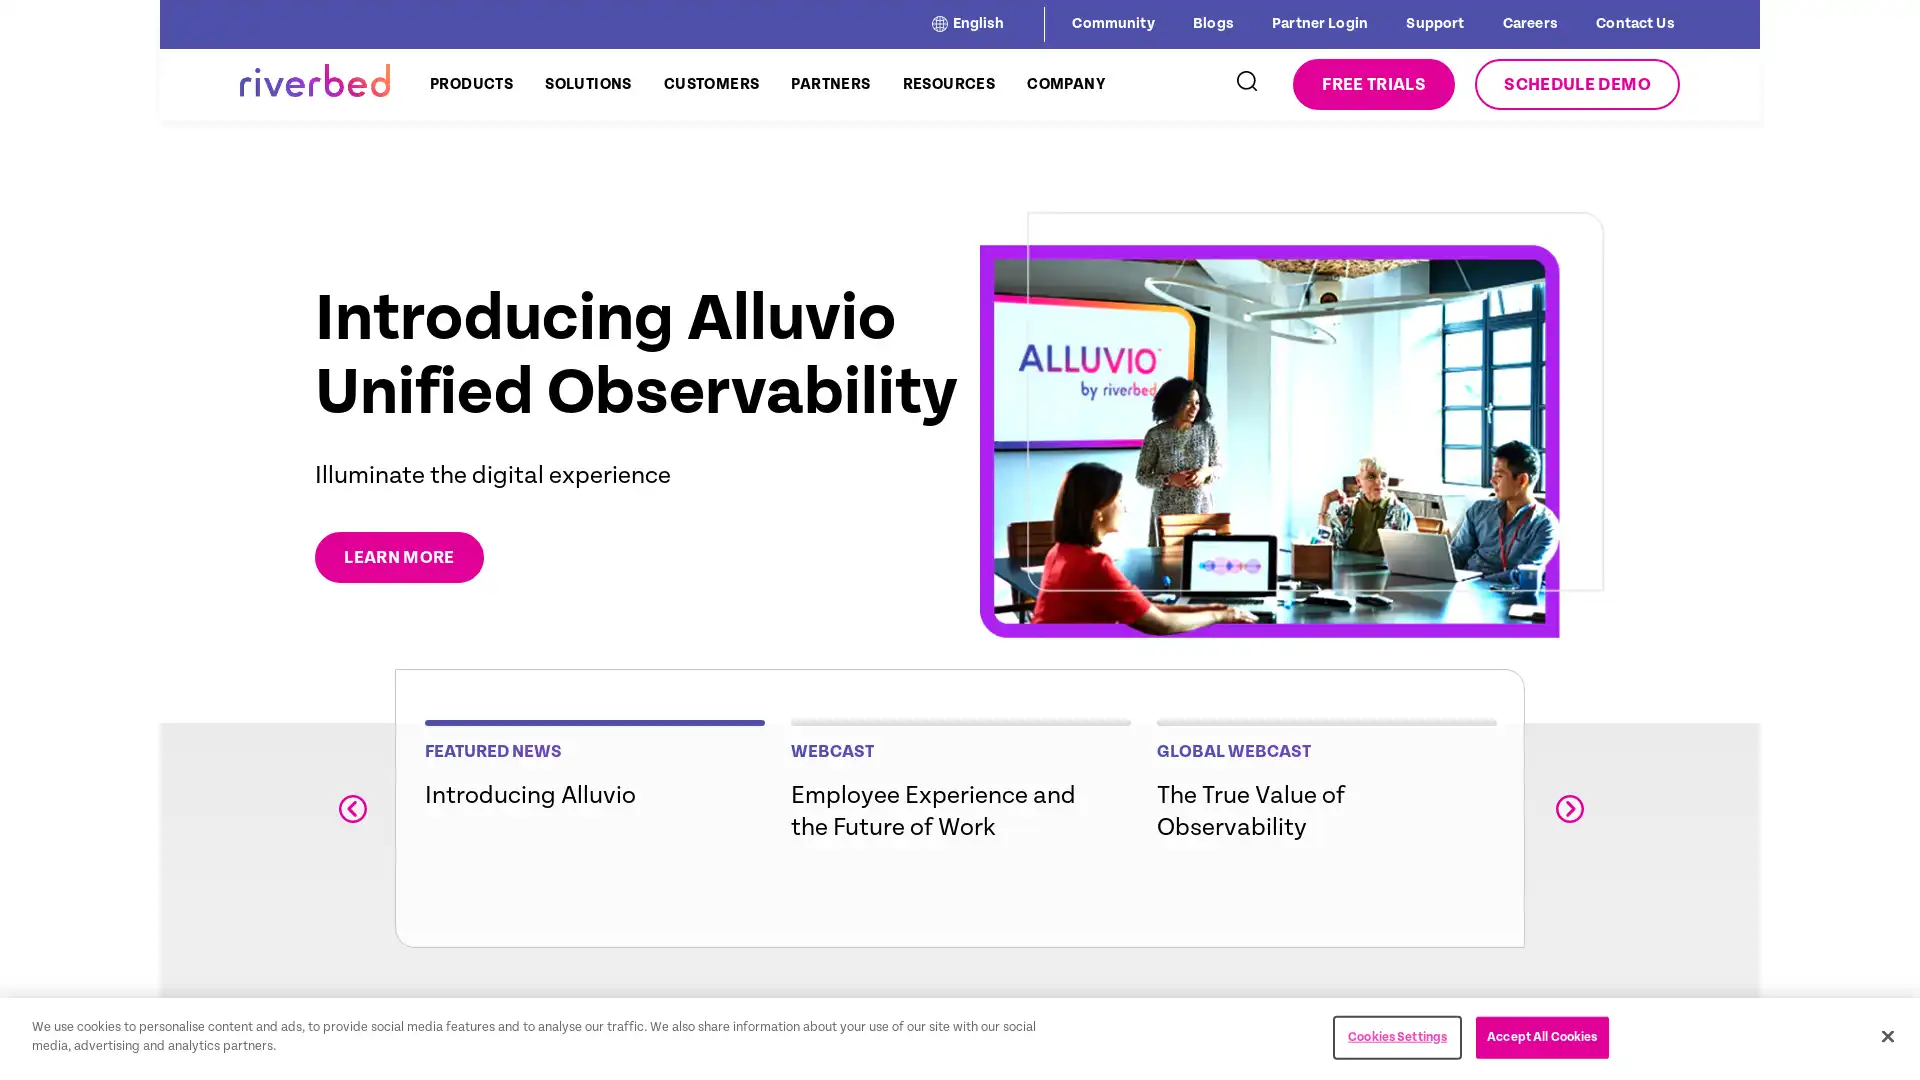  What do you see at coordinates (351, 806) in the screenshot?
I see `Previous` at bounding box center [351, 806].